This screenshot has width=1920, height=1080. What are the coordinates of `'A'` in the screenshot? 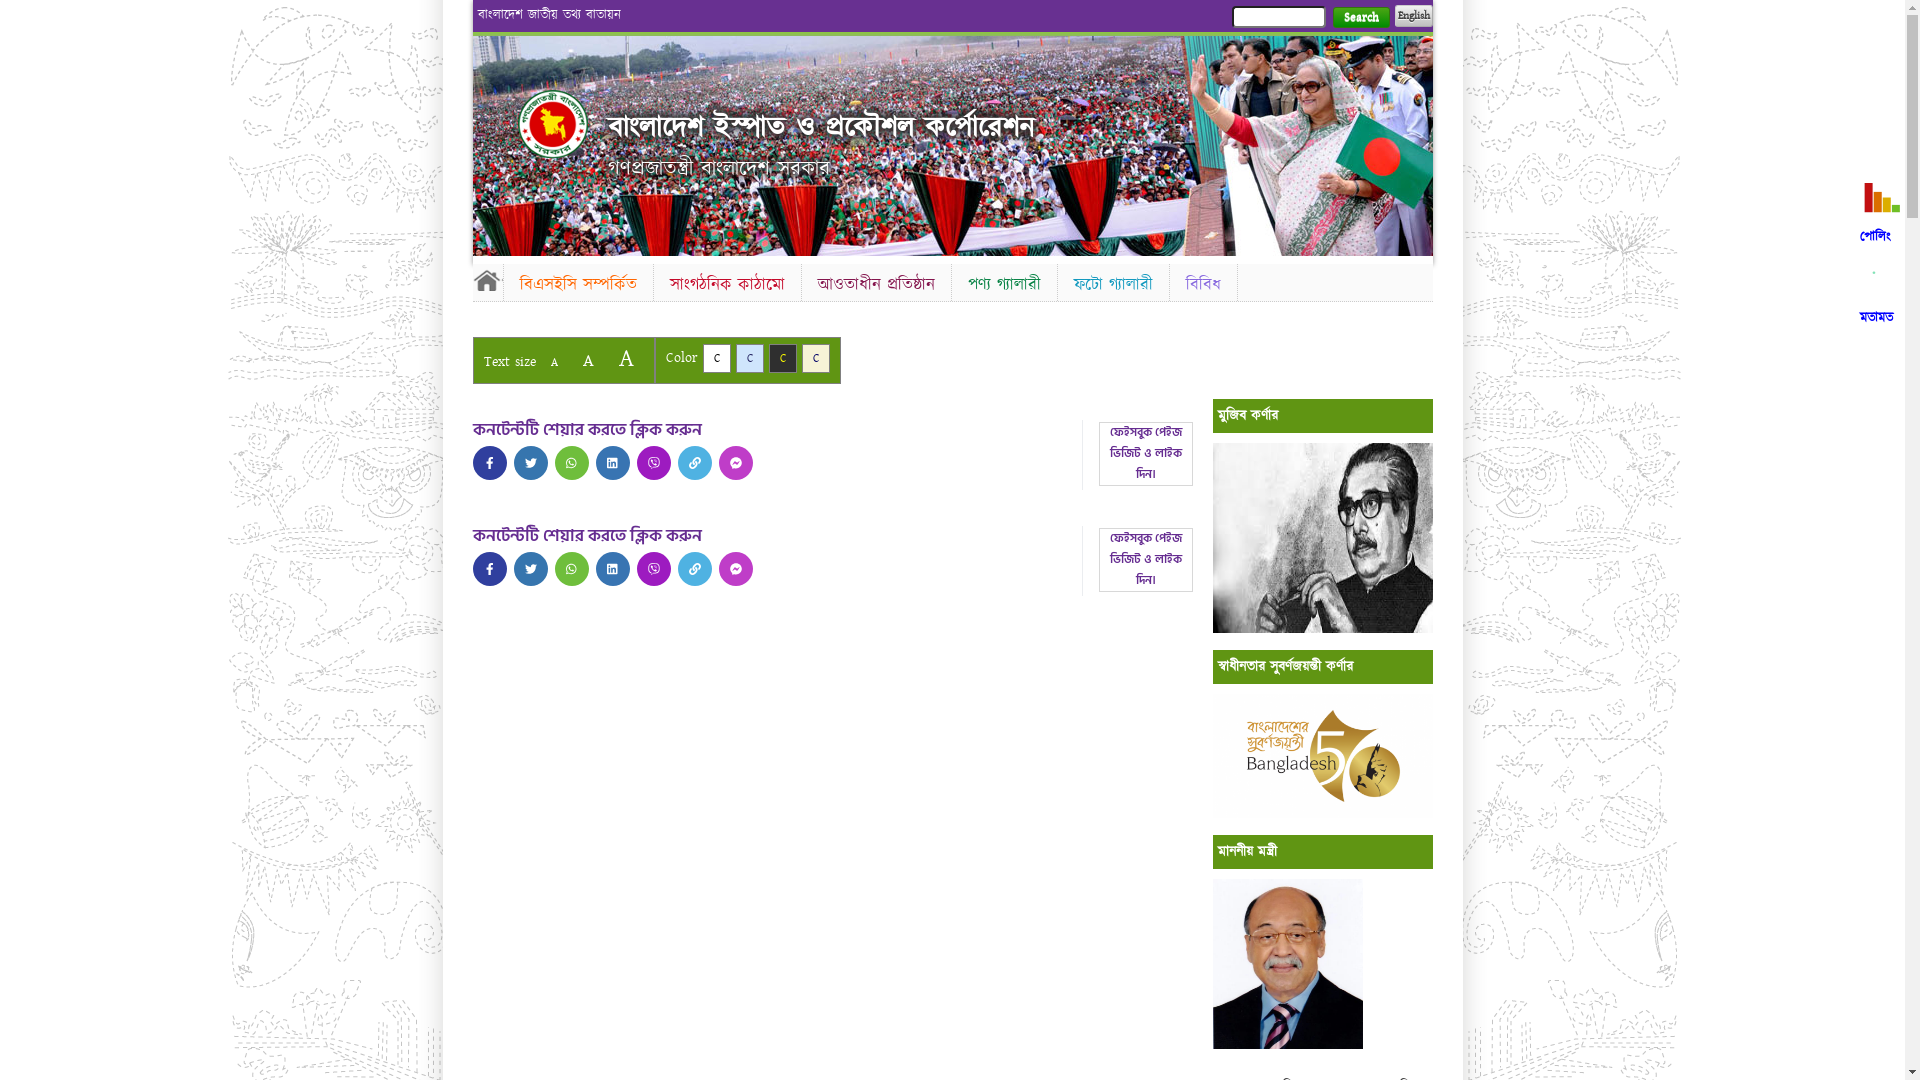 It's located at (553, 362).